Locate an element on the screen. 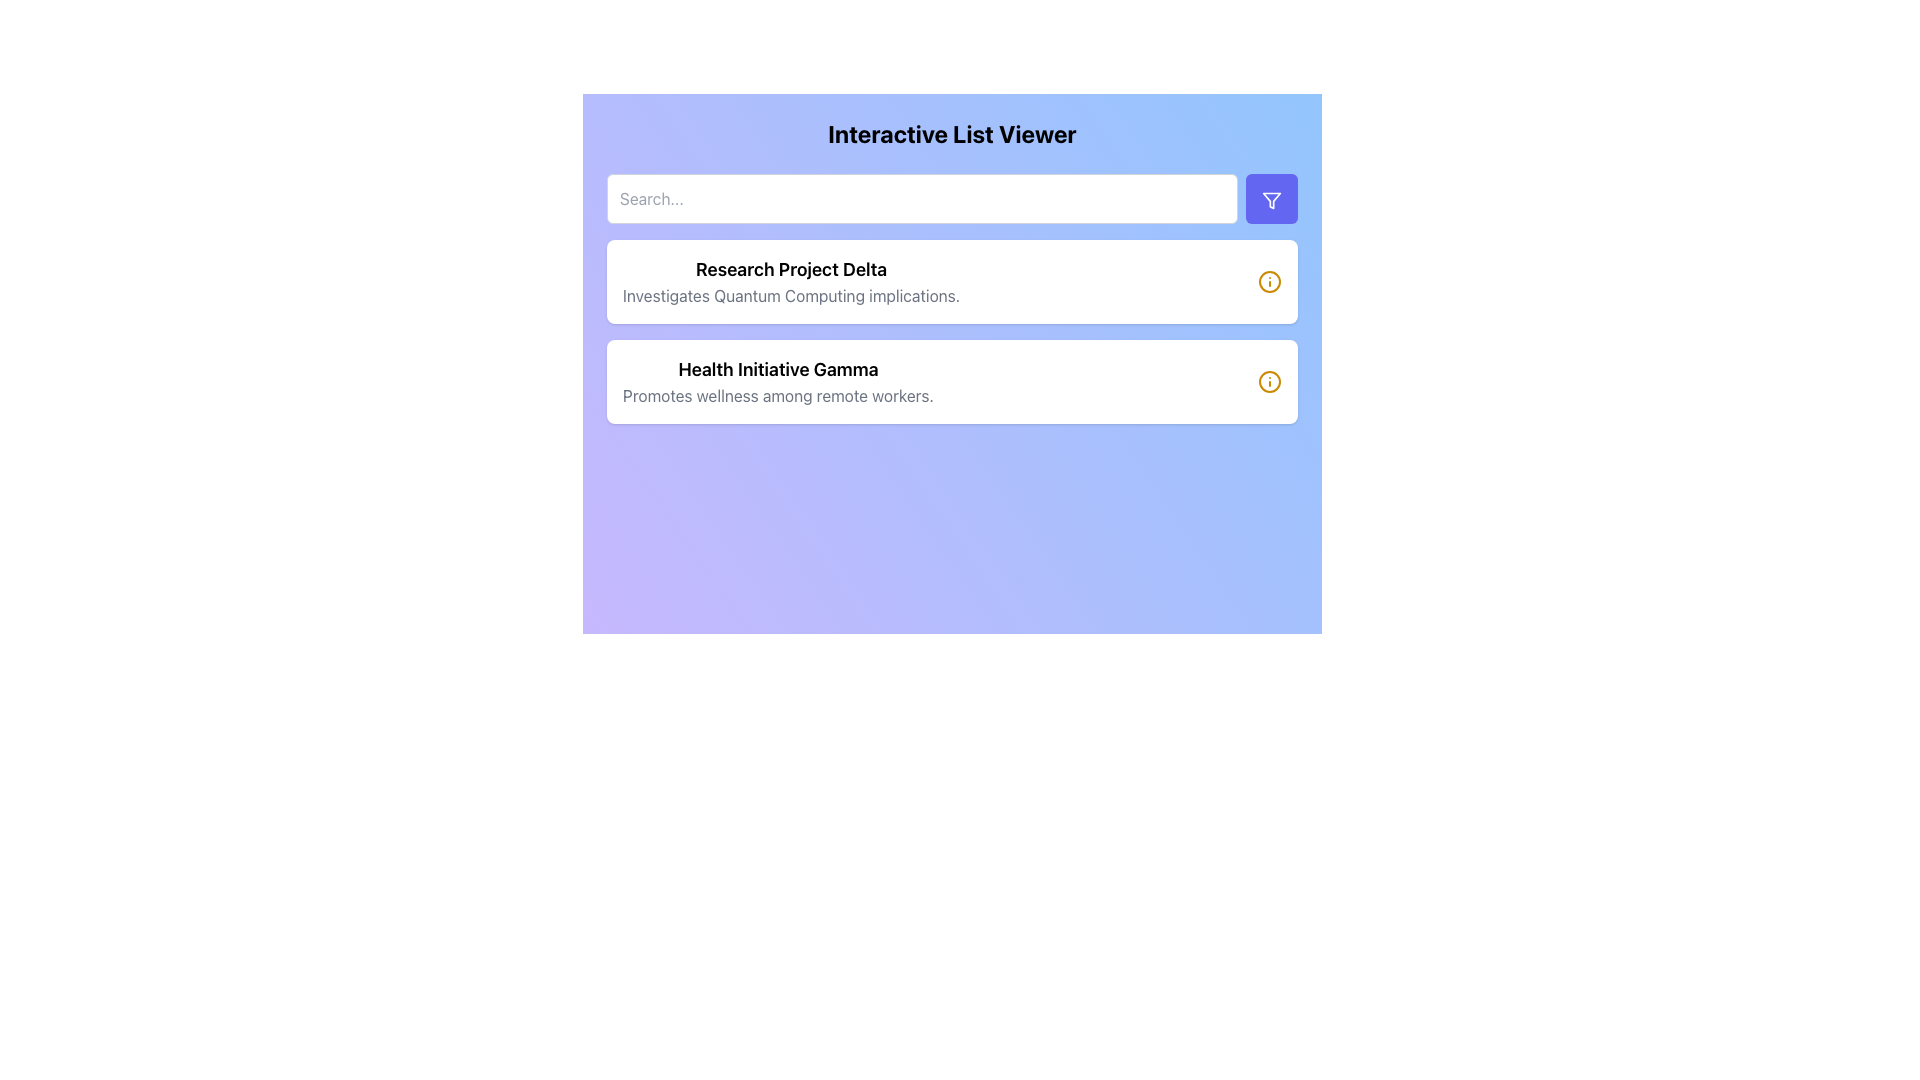 The height and width of the screenshot is (1080, 1920). text content of the Text block titled 'Health Initiative Gamma' which contains a description about promoting wellness among remote workers is located at coordinates (777, 381).